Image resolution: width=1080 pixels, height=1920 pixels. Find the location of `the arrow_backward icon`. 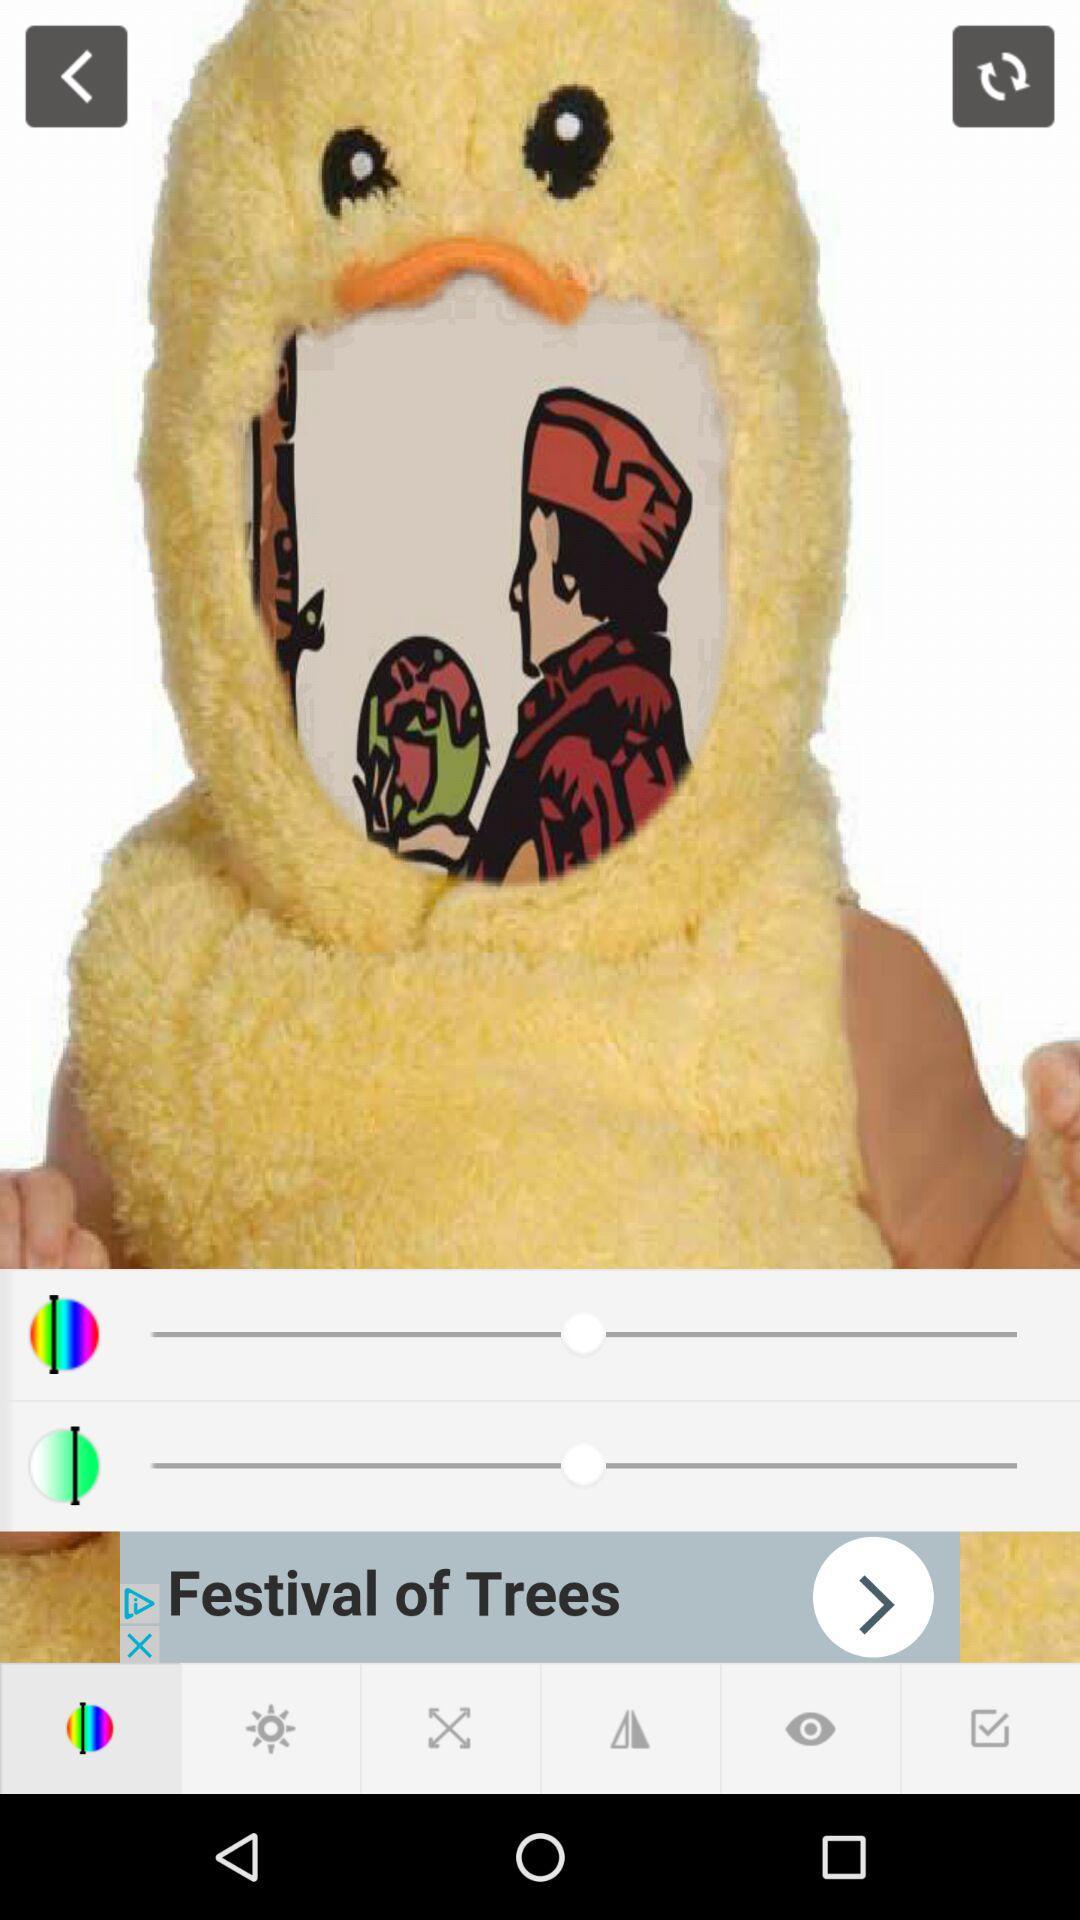

the arrow_backward icon is located at coordinates (75, 76).